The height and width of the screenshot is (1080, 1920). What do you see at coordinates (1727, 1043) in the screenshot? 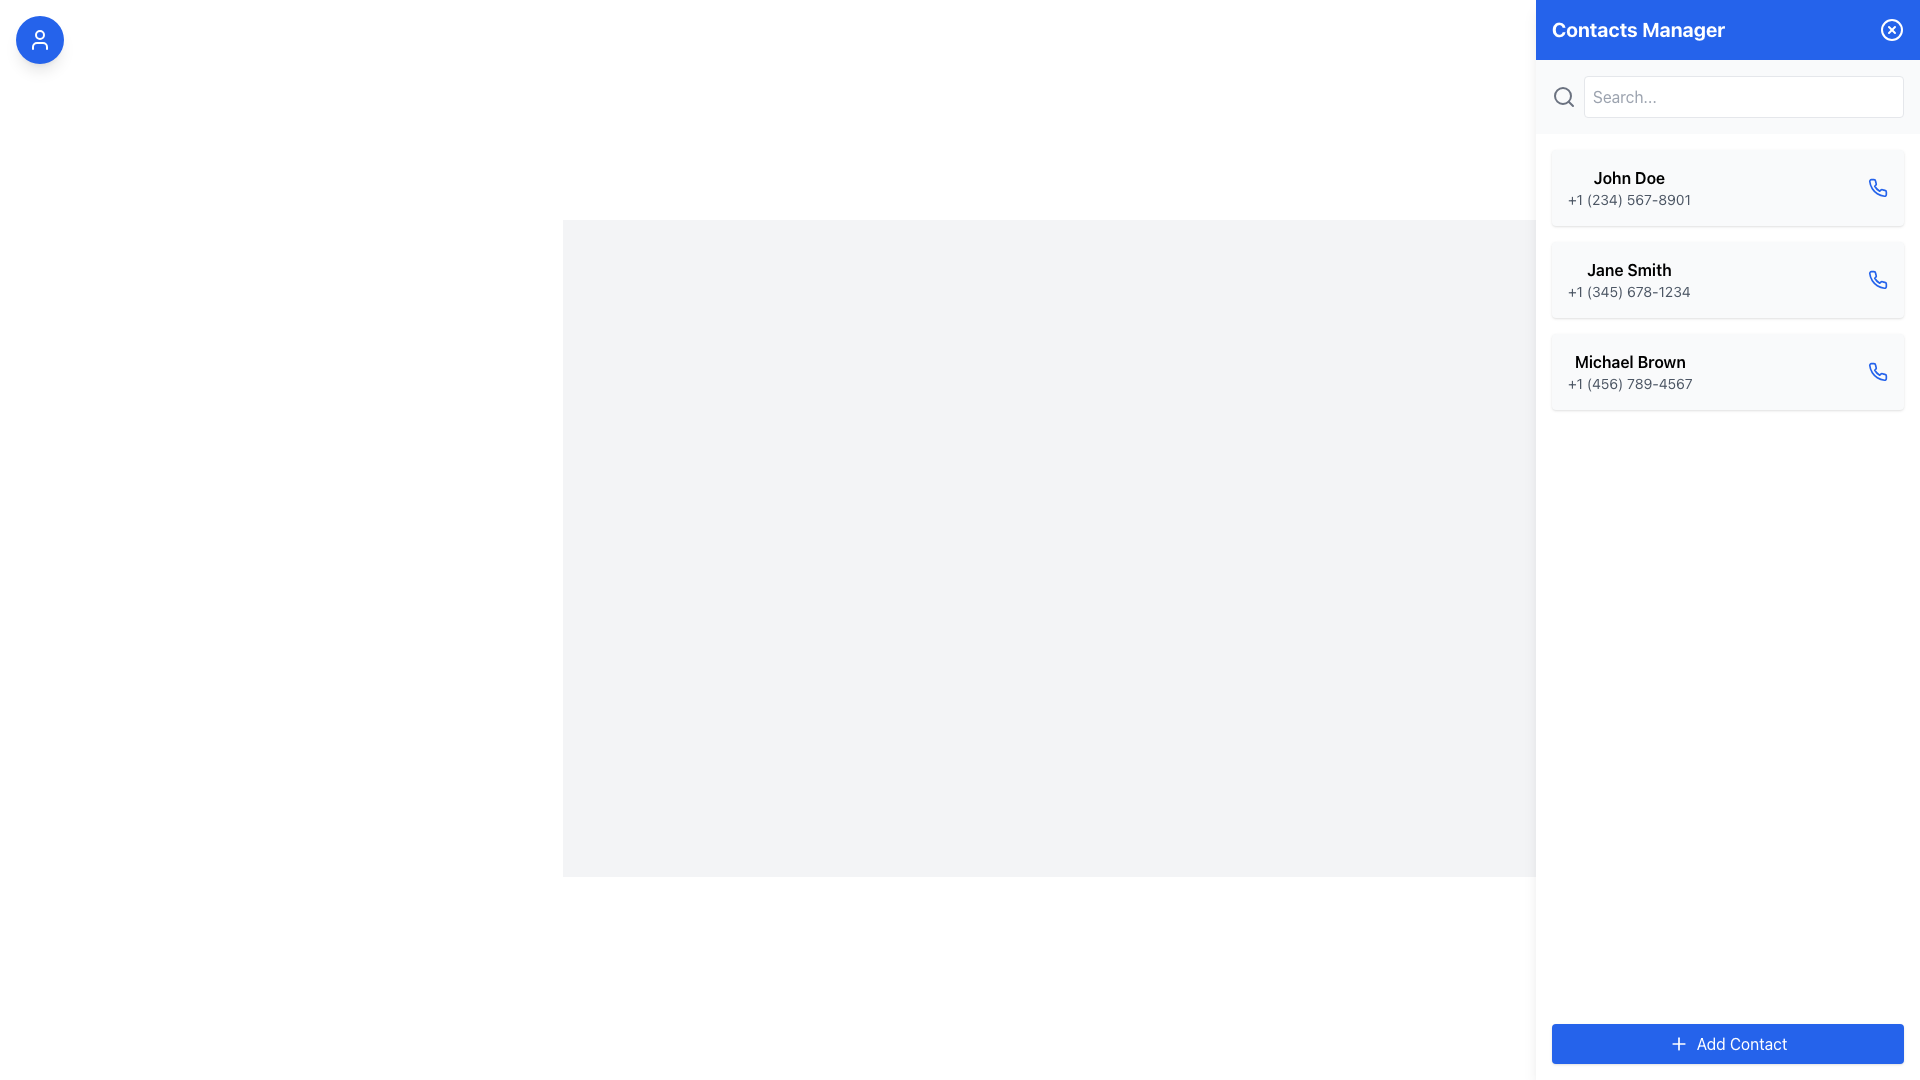
I see `the blue 'Add Contact' button located at the bottom-right corner of the interface` at bounding box center [1727, 1043].